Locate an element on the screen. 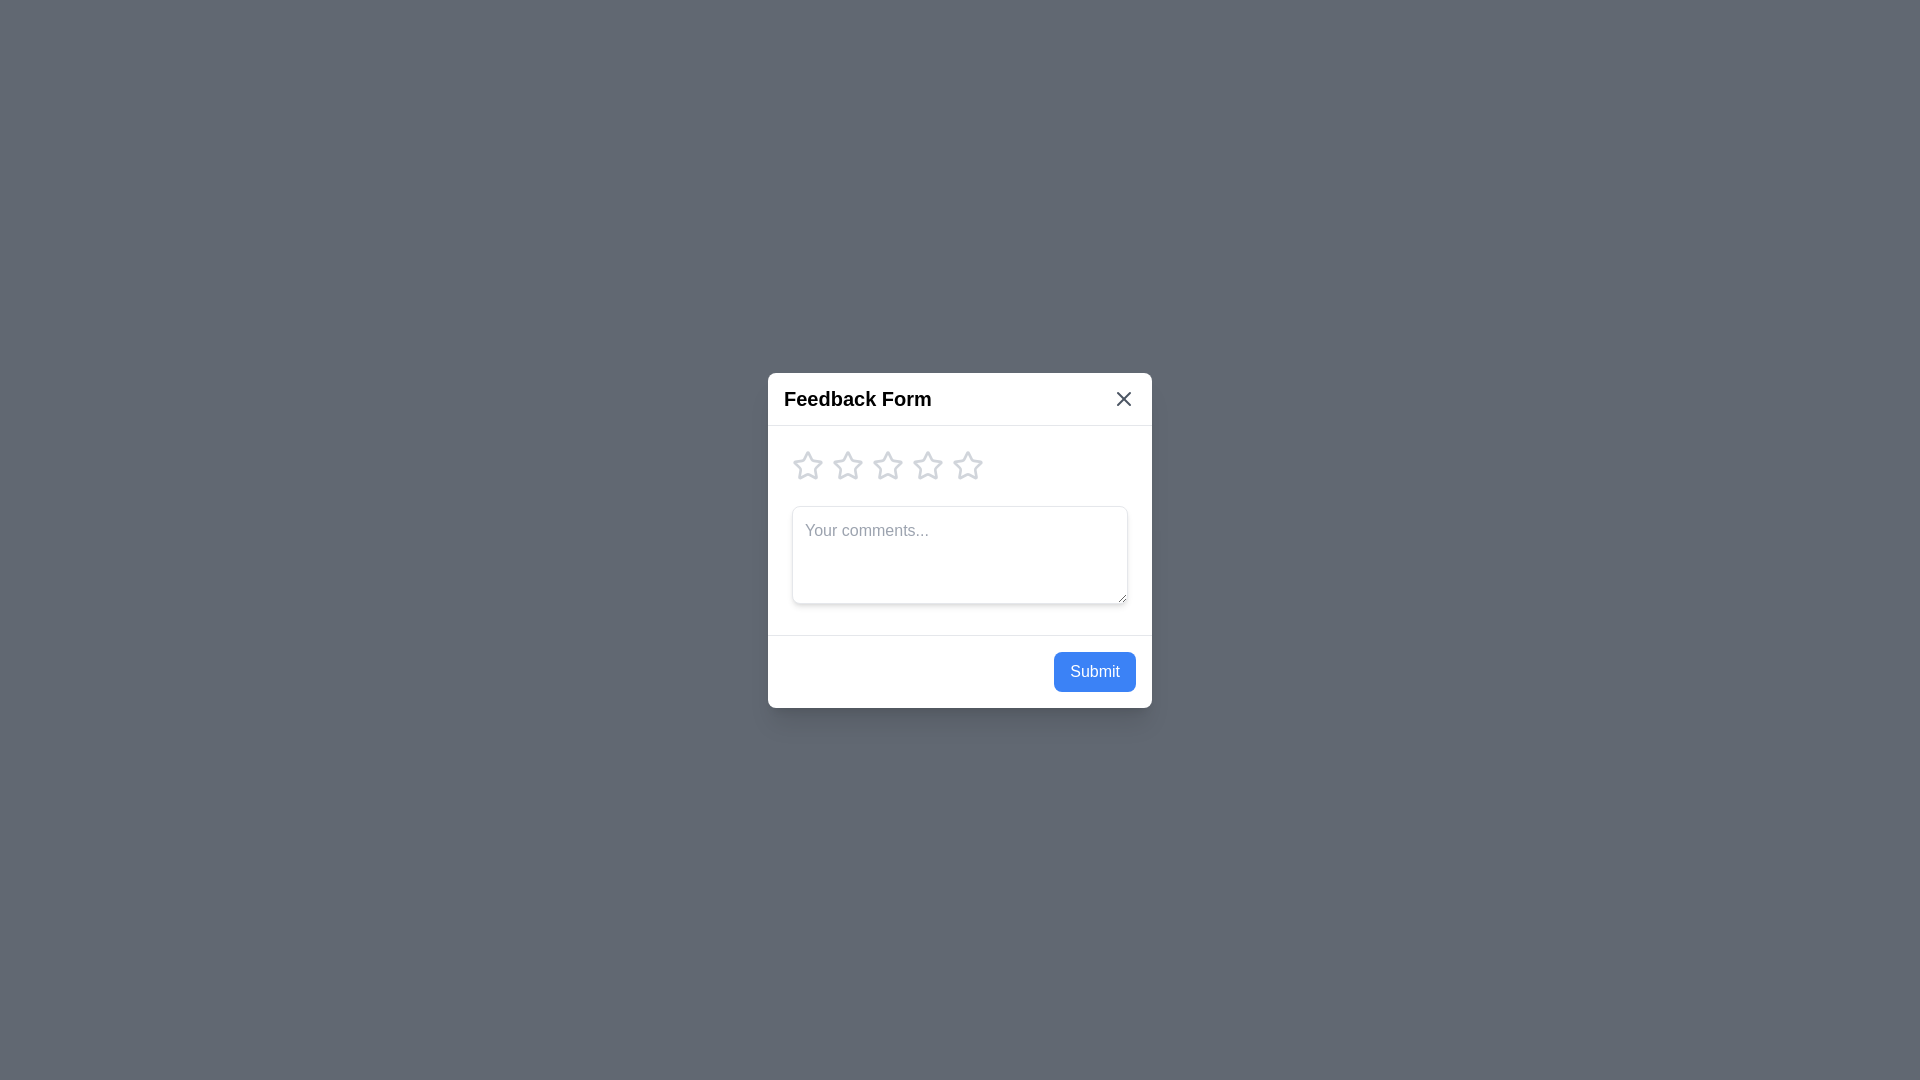  the text area and type the comment is located at coordinates (960, 554).